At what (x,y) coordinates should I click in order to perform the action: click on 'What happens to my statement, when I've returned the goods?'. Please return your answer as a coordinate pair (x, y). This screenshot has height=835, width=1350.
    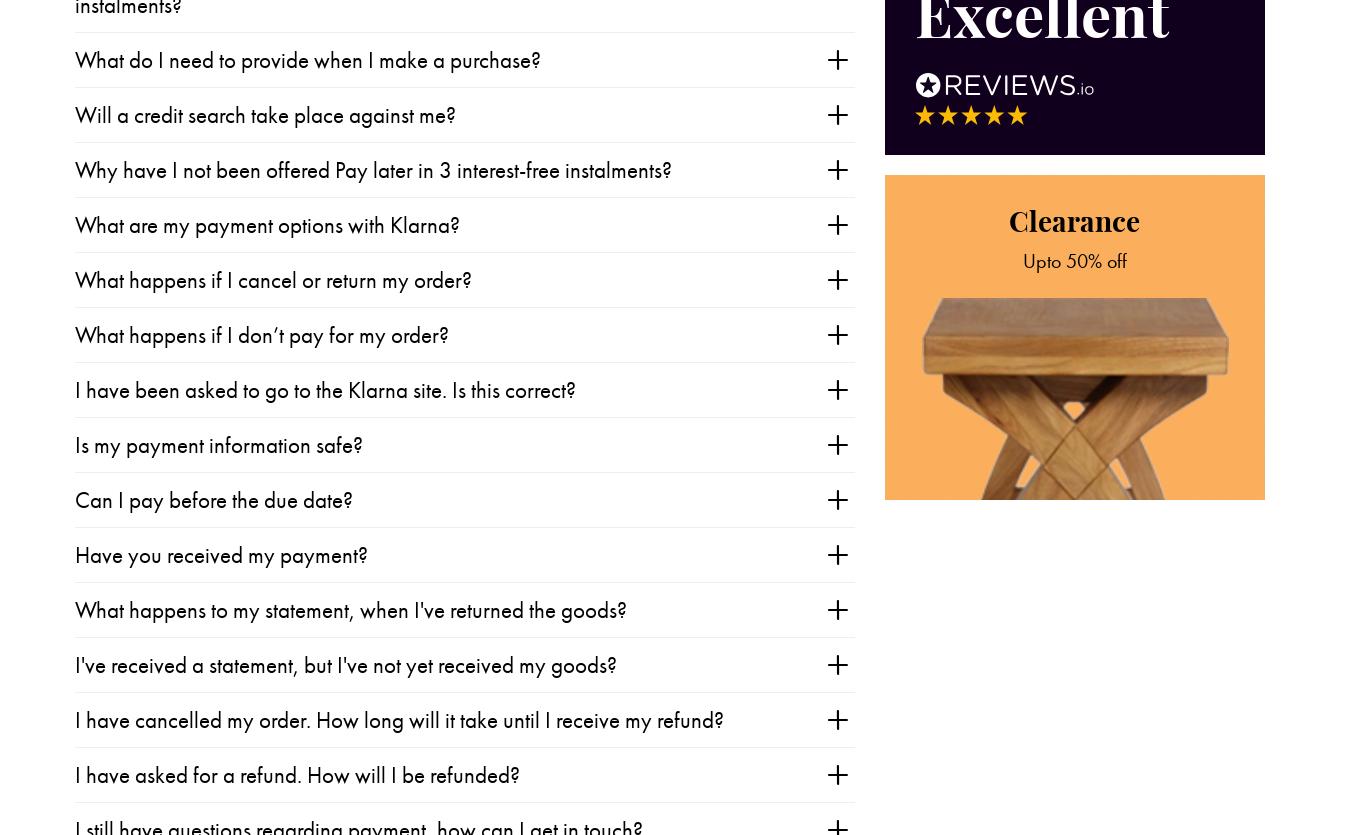
    Looking at the image, I should click on (351, 105).